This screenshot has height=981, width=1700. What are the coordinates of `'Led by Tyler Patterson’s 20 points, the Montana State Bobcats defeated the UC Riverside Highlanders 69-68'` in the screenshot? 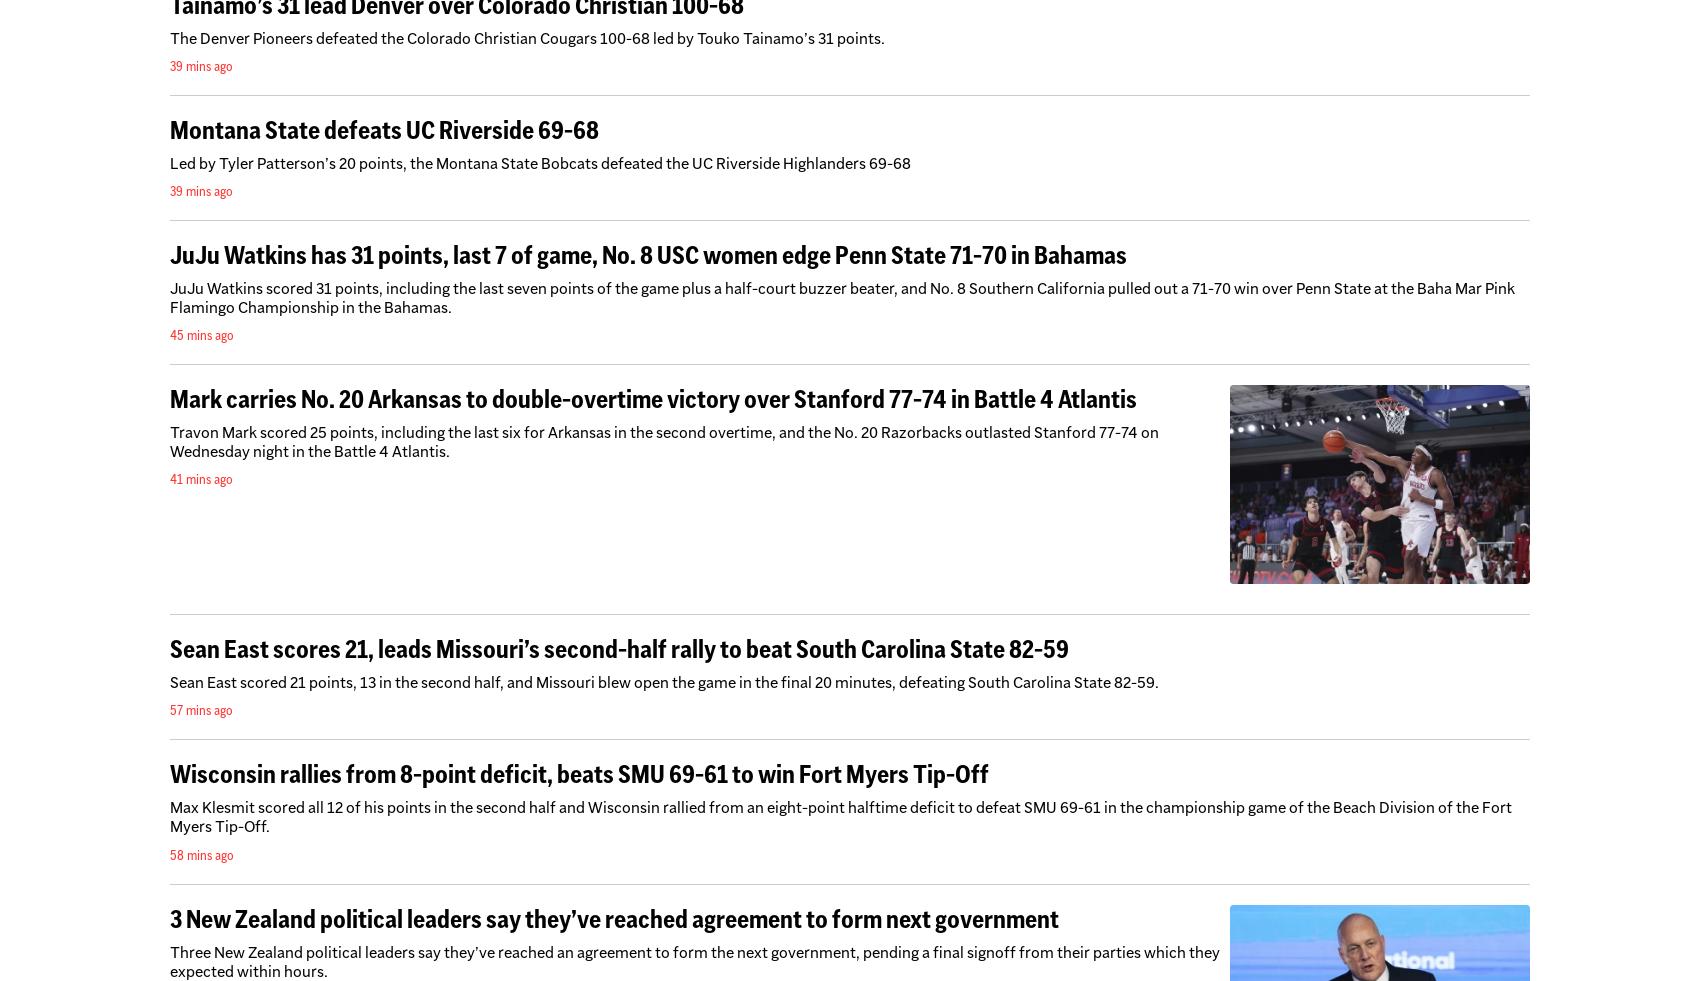 It's located at (539, 161).